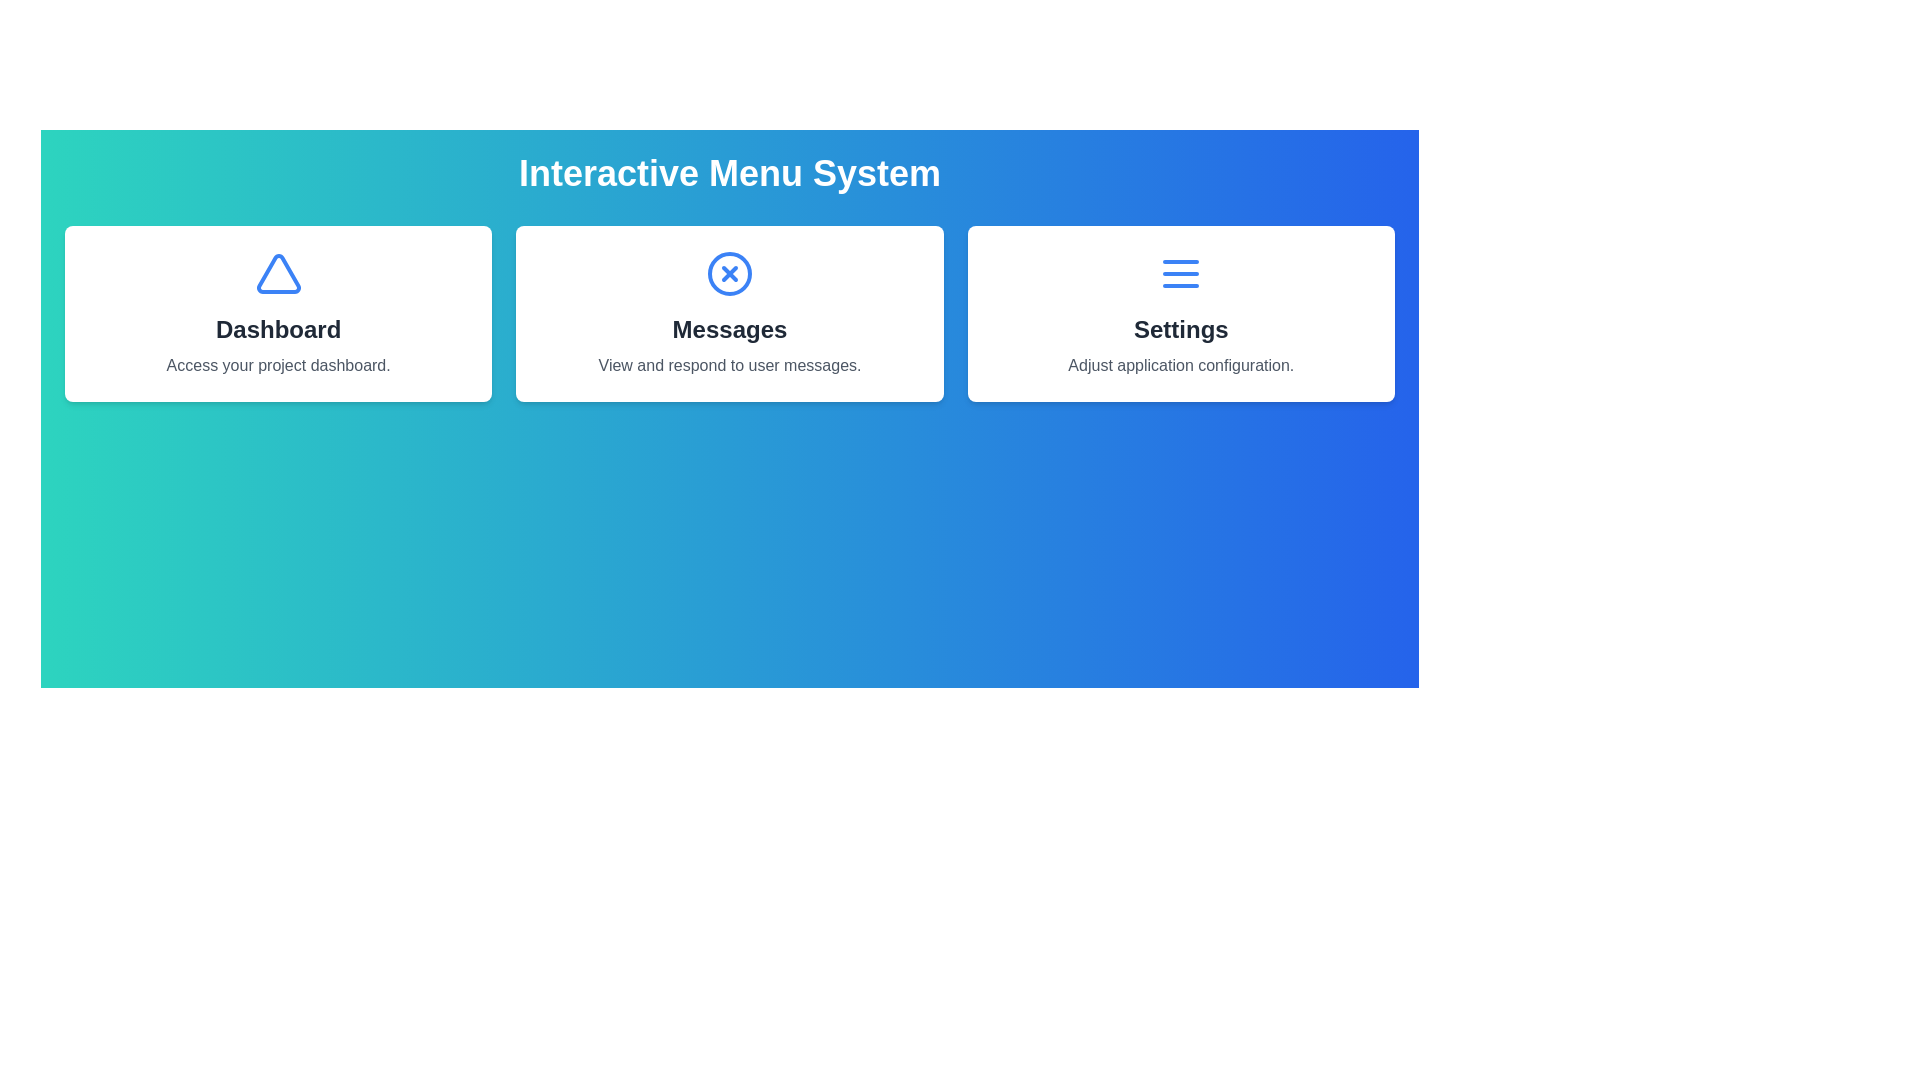 This screenshot has width=1920, height=1080. Describe the element at coordinates (728, 366) in the screenshot. I see `the light-gray text label that reads 'View and respond to user messages.' located beneath the 'Messages' title in the center card` at that location.